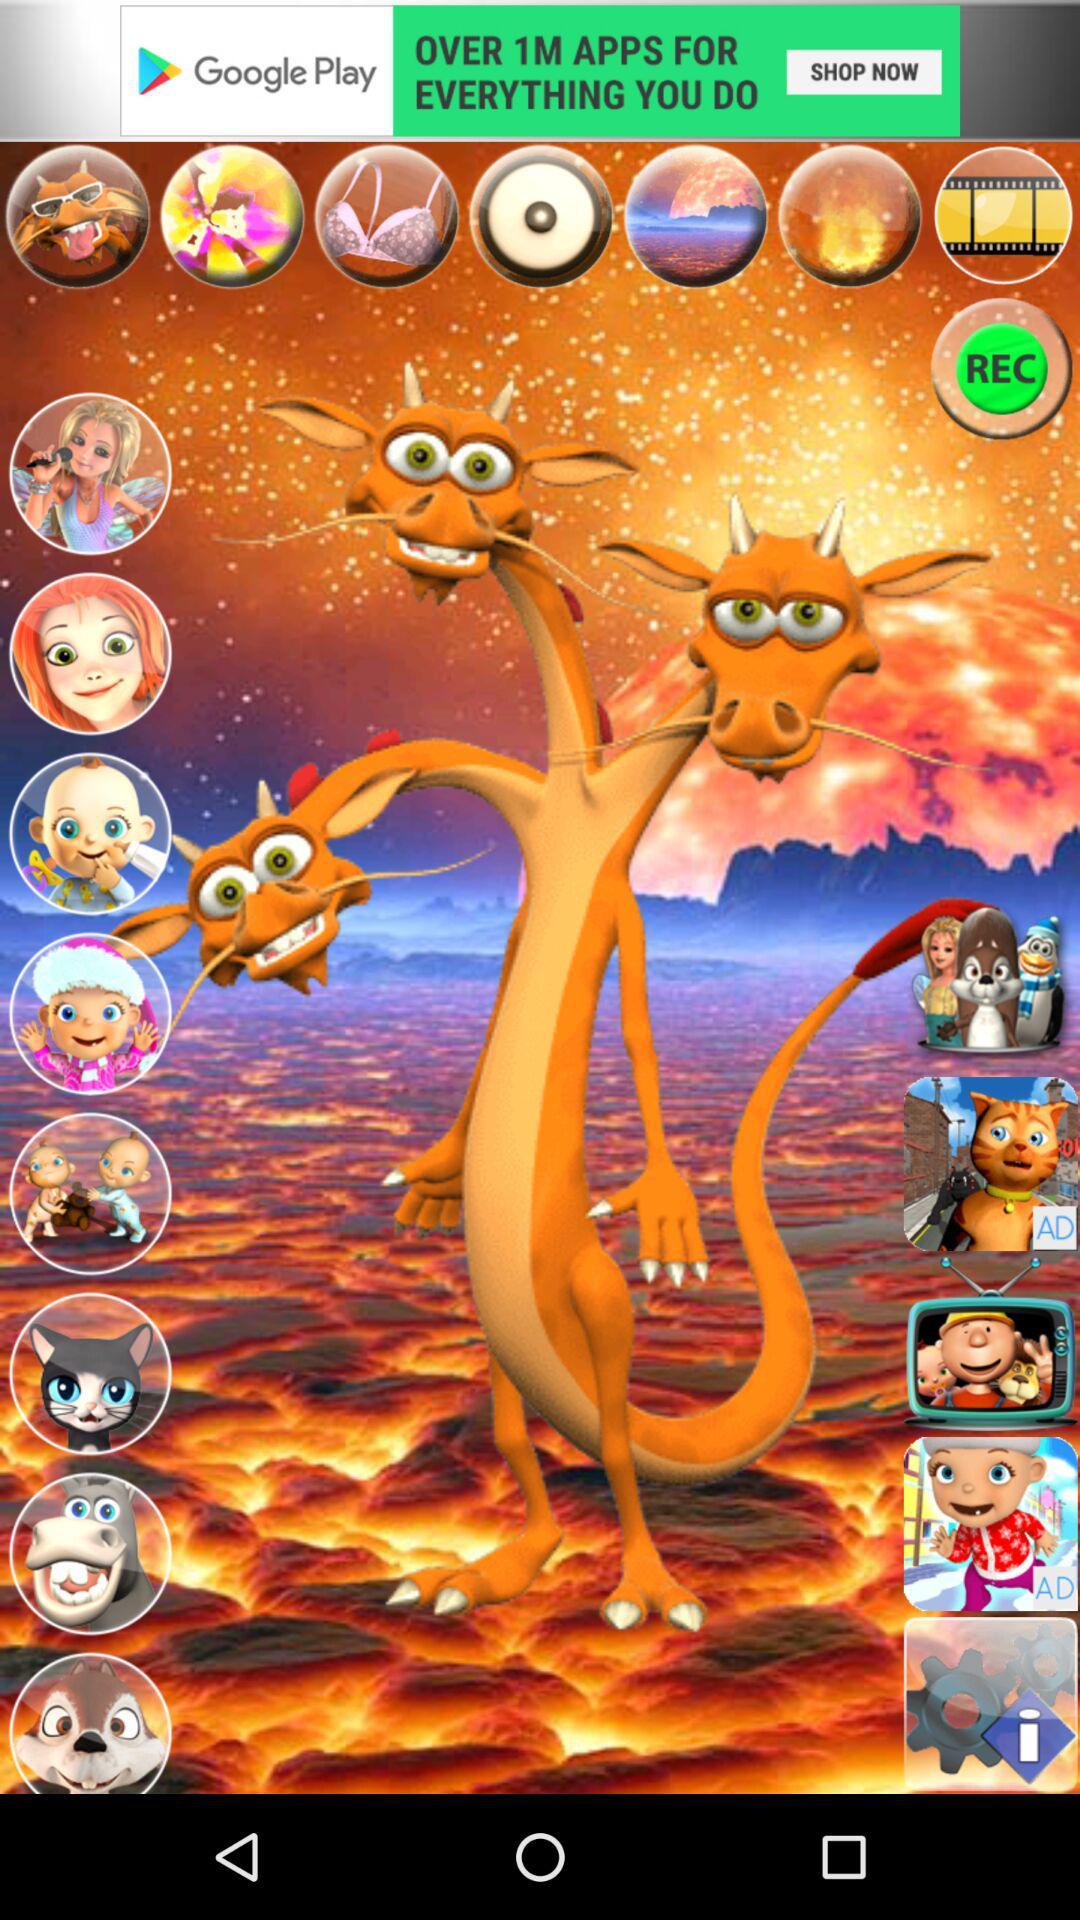  What do you see at coordinates (540, 70) in the screenshot?
I see `advertisements` at bounding box center [540, 70].